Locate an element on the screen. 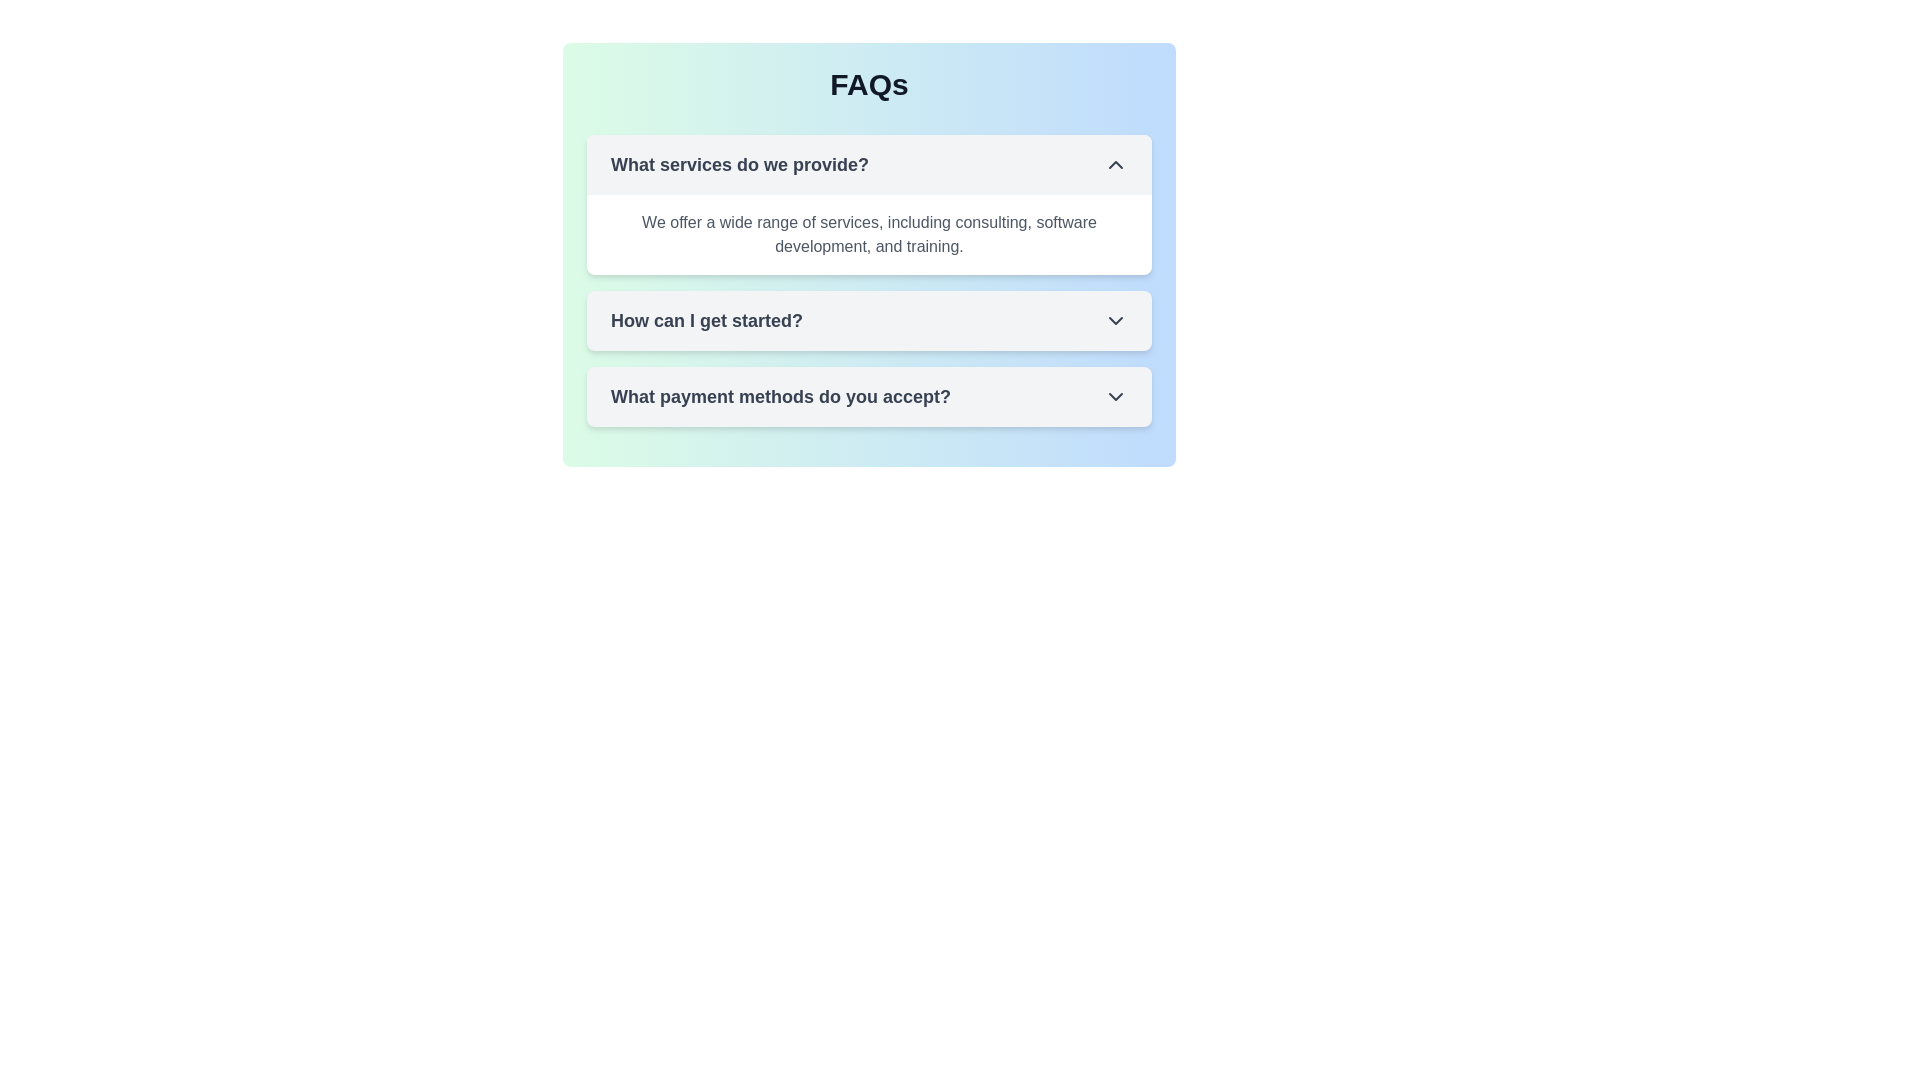  the chevron button located near the right side of the 'How can I get started?' header is located at coordinates (1115, 319).